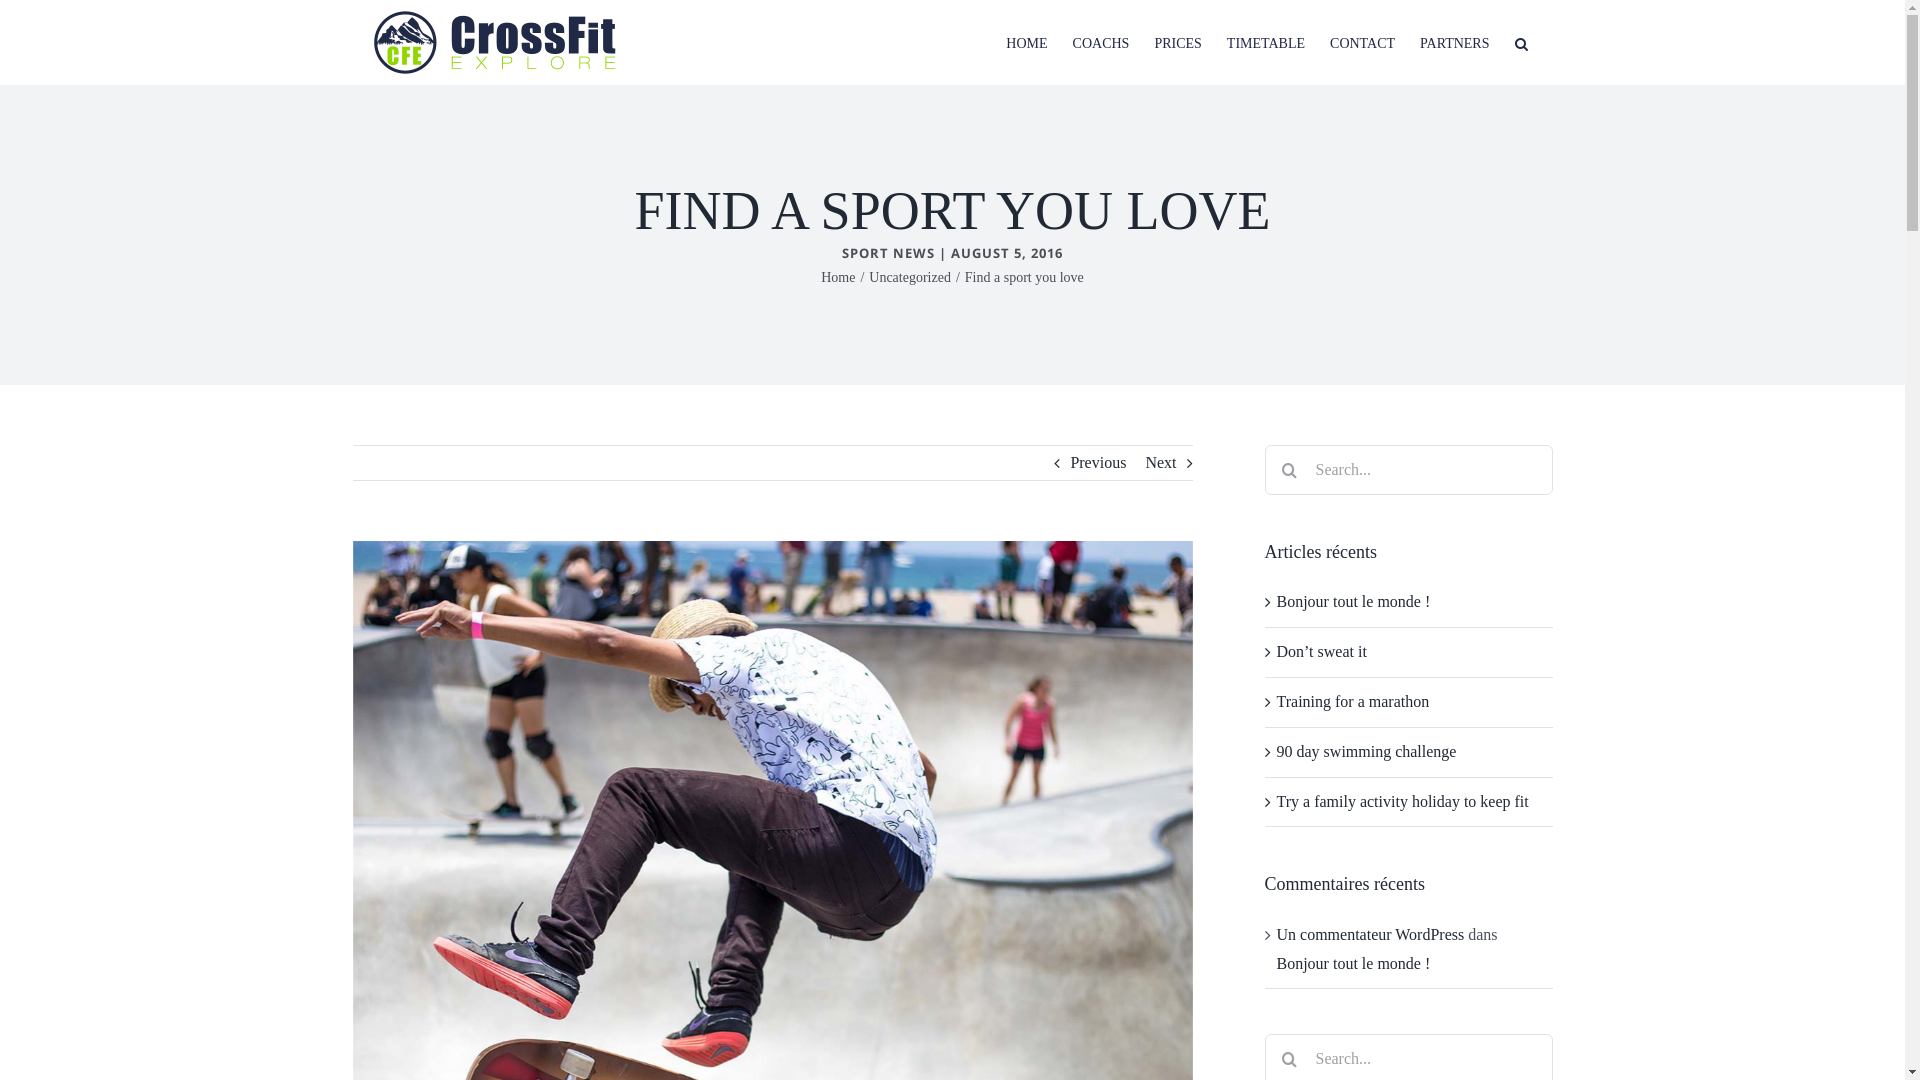 The width and height of the screenshot is (1920, 1080). I want to click on 'Try a family activity holiday to keep fit', so click(1400, 800).